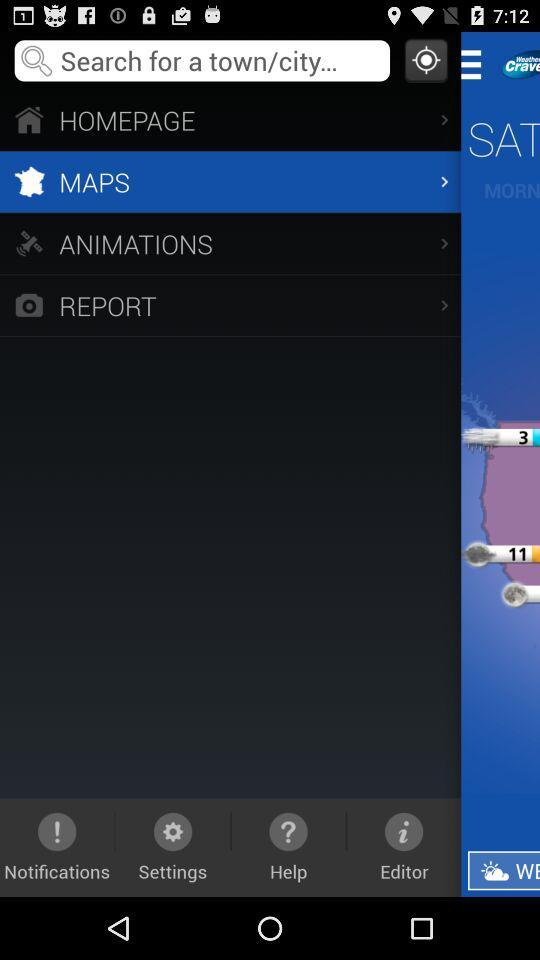 The image size is (540, 960). Describe the element at coordinates (502, 869) in the screenshot. I see `item next to the editor app` at that location.